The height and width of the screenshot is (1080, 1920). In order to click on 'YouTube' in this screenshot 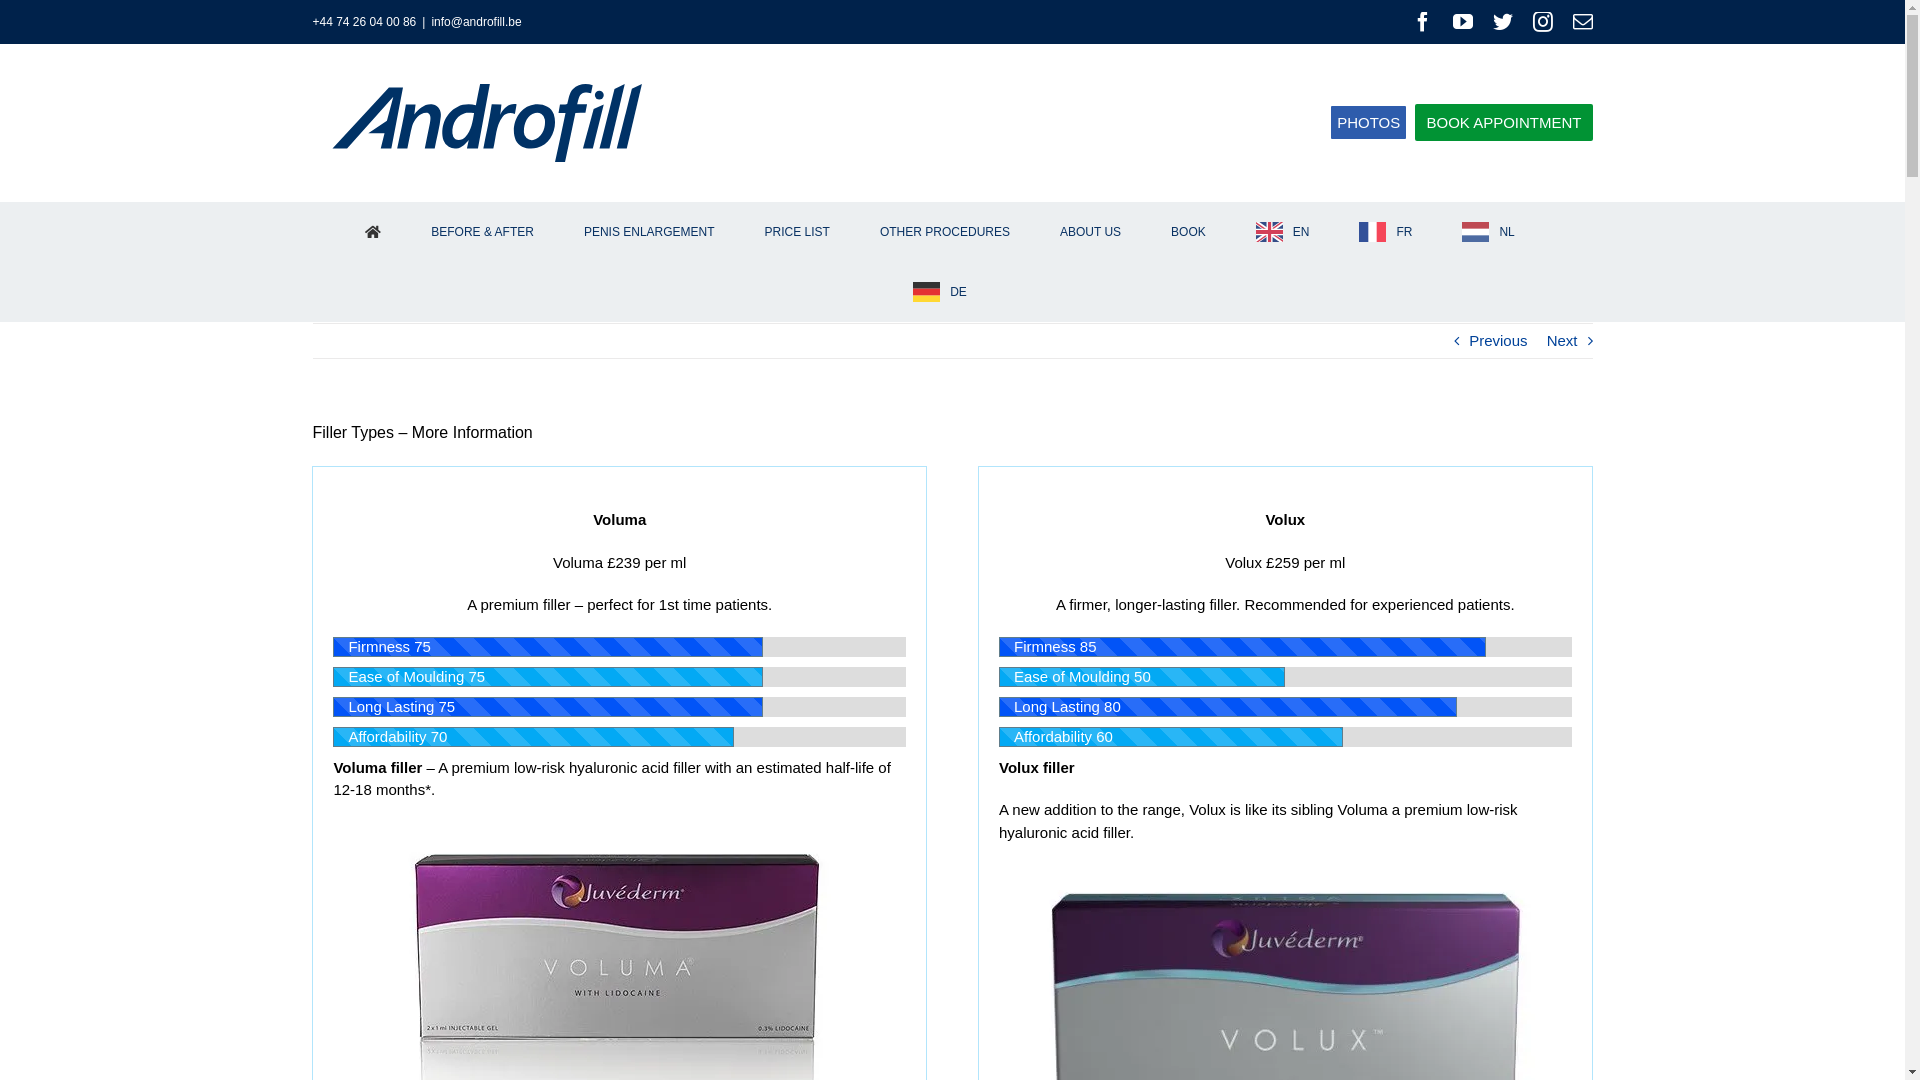, I will do `click(1462, 22)`.